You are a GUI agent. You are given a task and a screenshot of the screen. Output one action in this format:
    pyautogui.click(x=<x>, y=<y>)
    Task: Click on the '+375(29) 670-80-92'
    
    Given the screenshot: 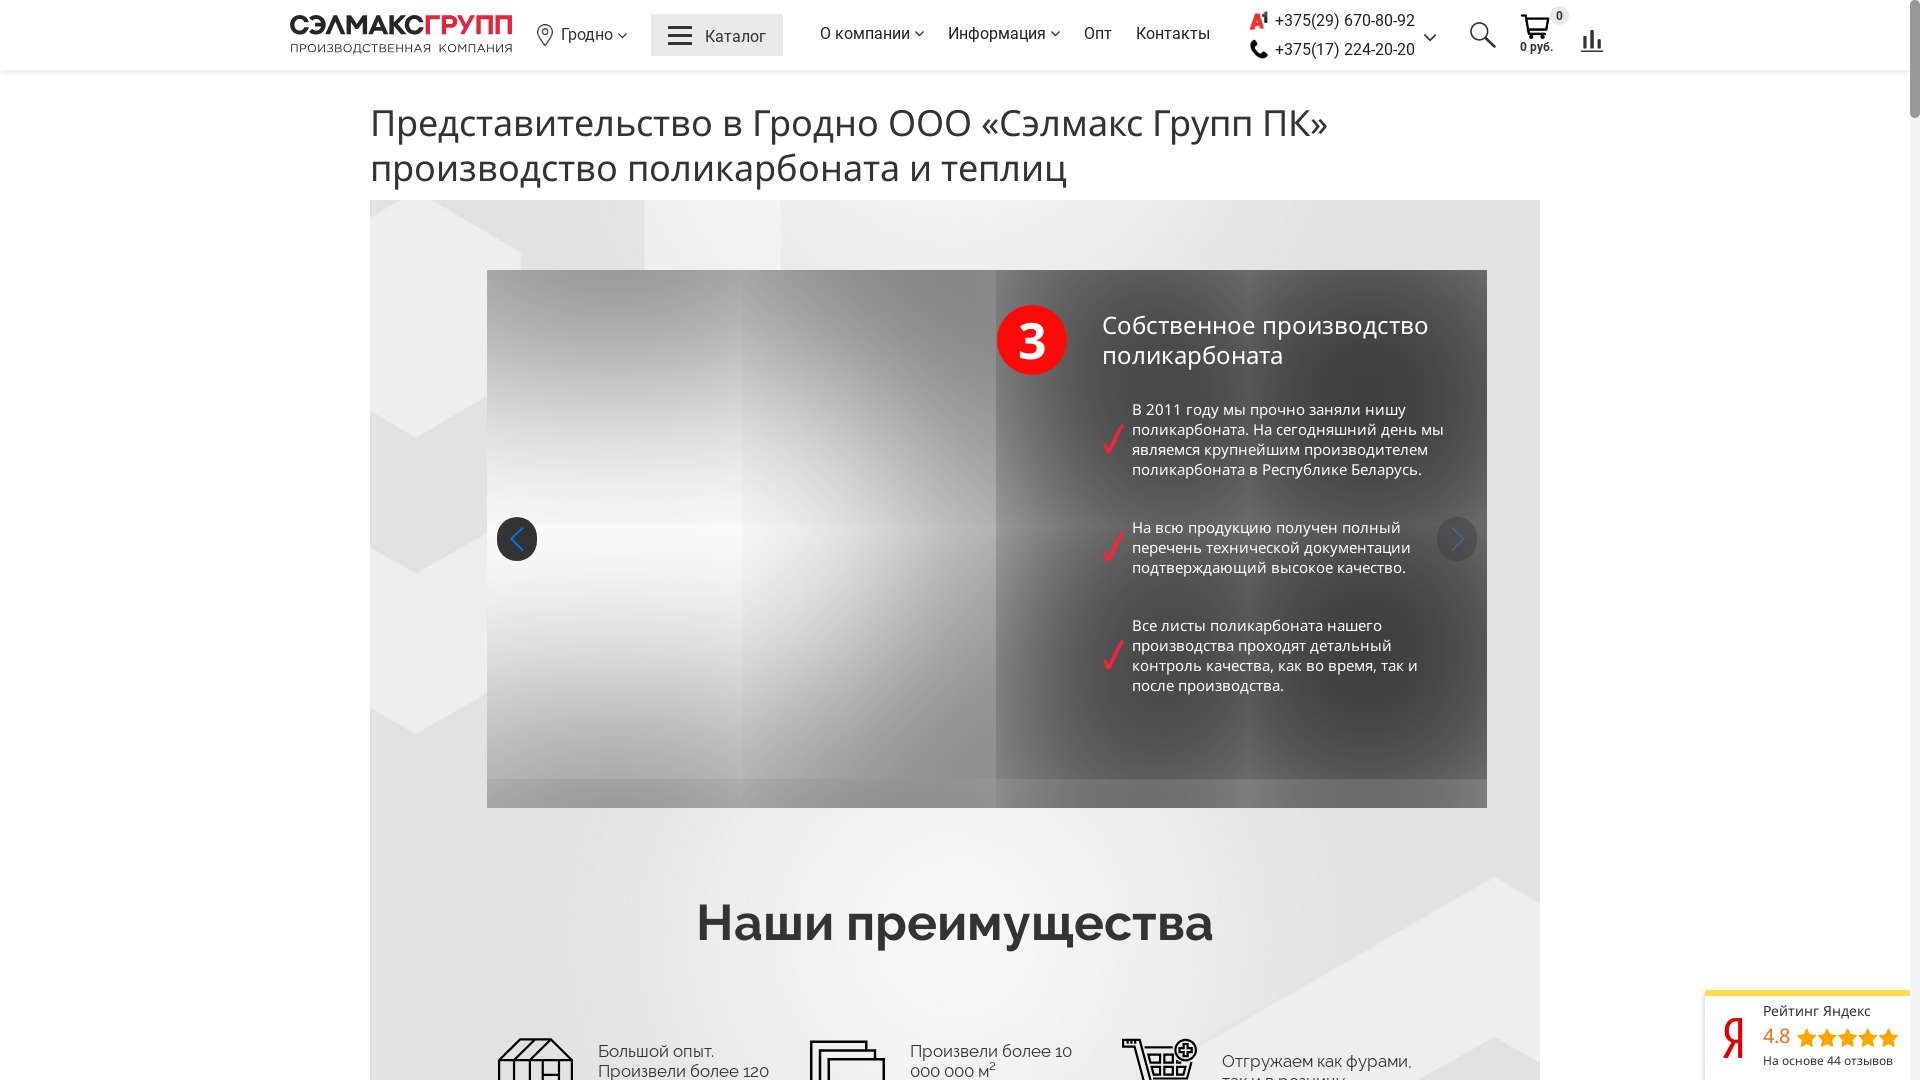 What is the action you would take?
    pyautogui.click(x=1274, y=20)
    